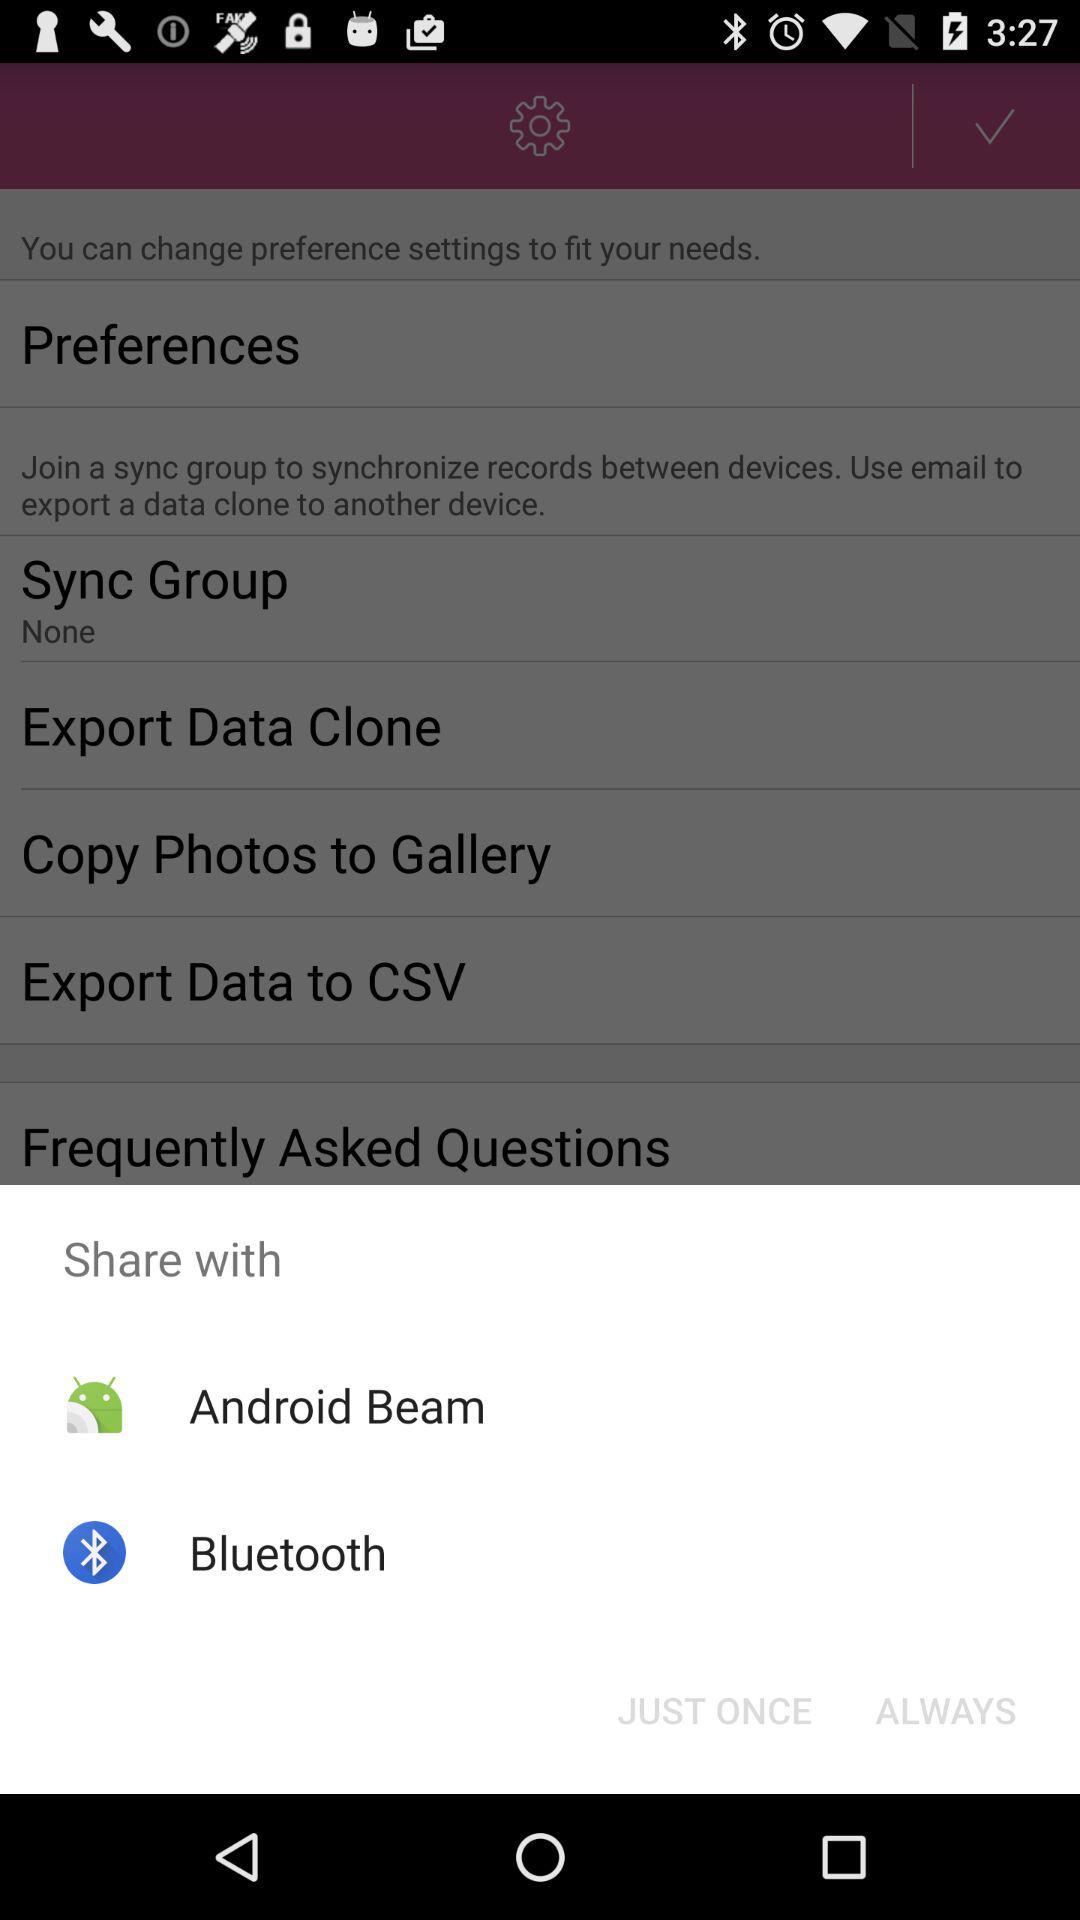 The width and height of the screenshot is (1080, 1920). What do you see at coordinates (945, 1708) in the screenshot?
I see `the icon next to the just once button` at bounding box center [945, 1708].